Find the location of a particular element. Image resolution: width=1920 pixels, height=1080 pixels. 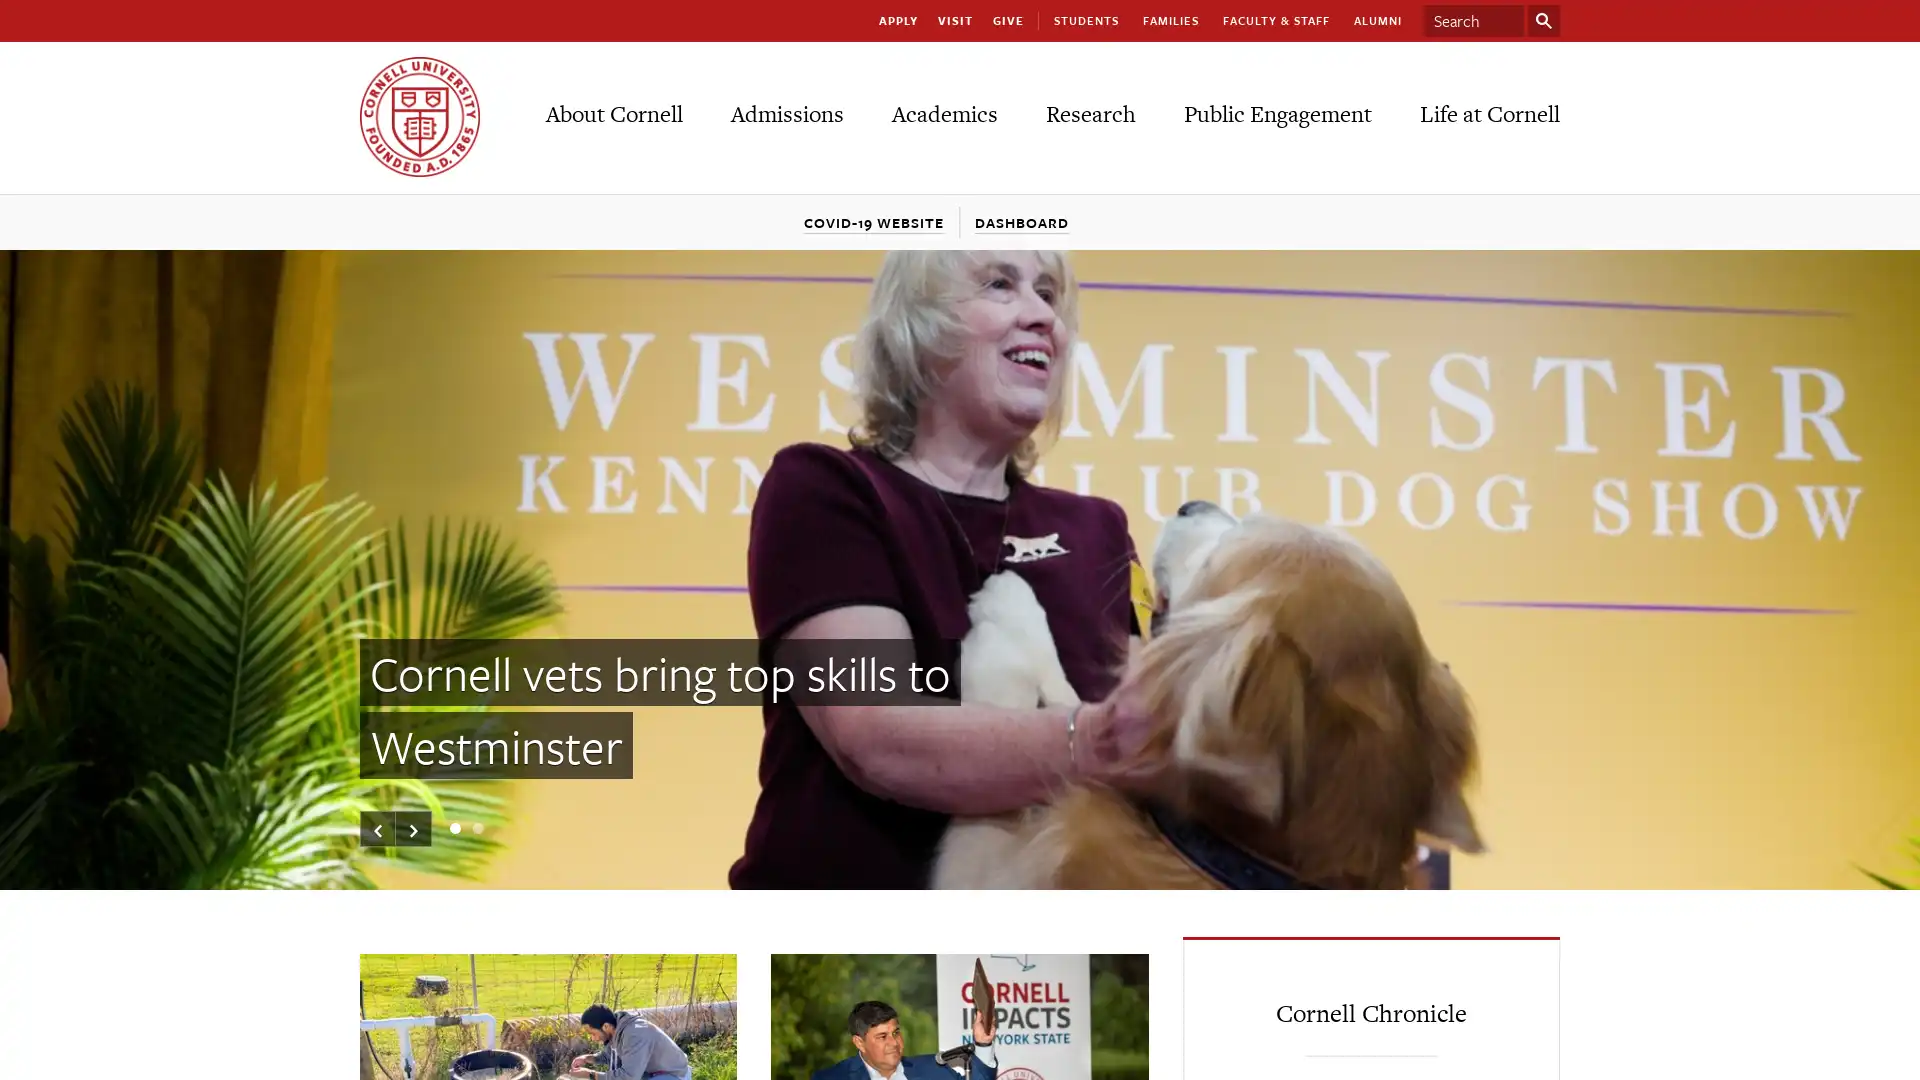

Previous slide is located at coordinates (378, 829).